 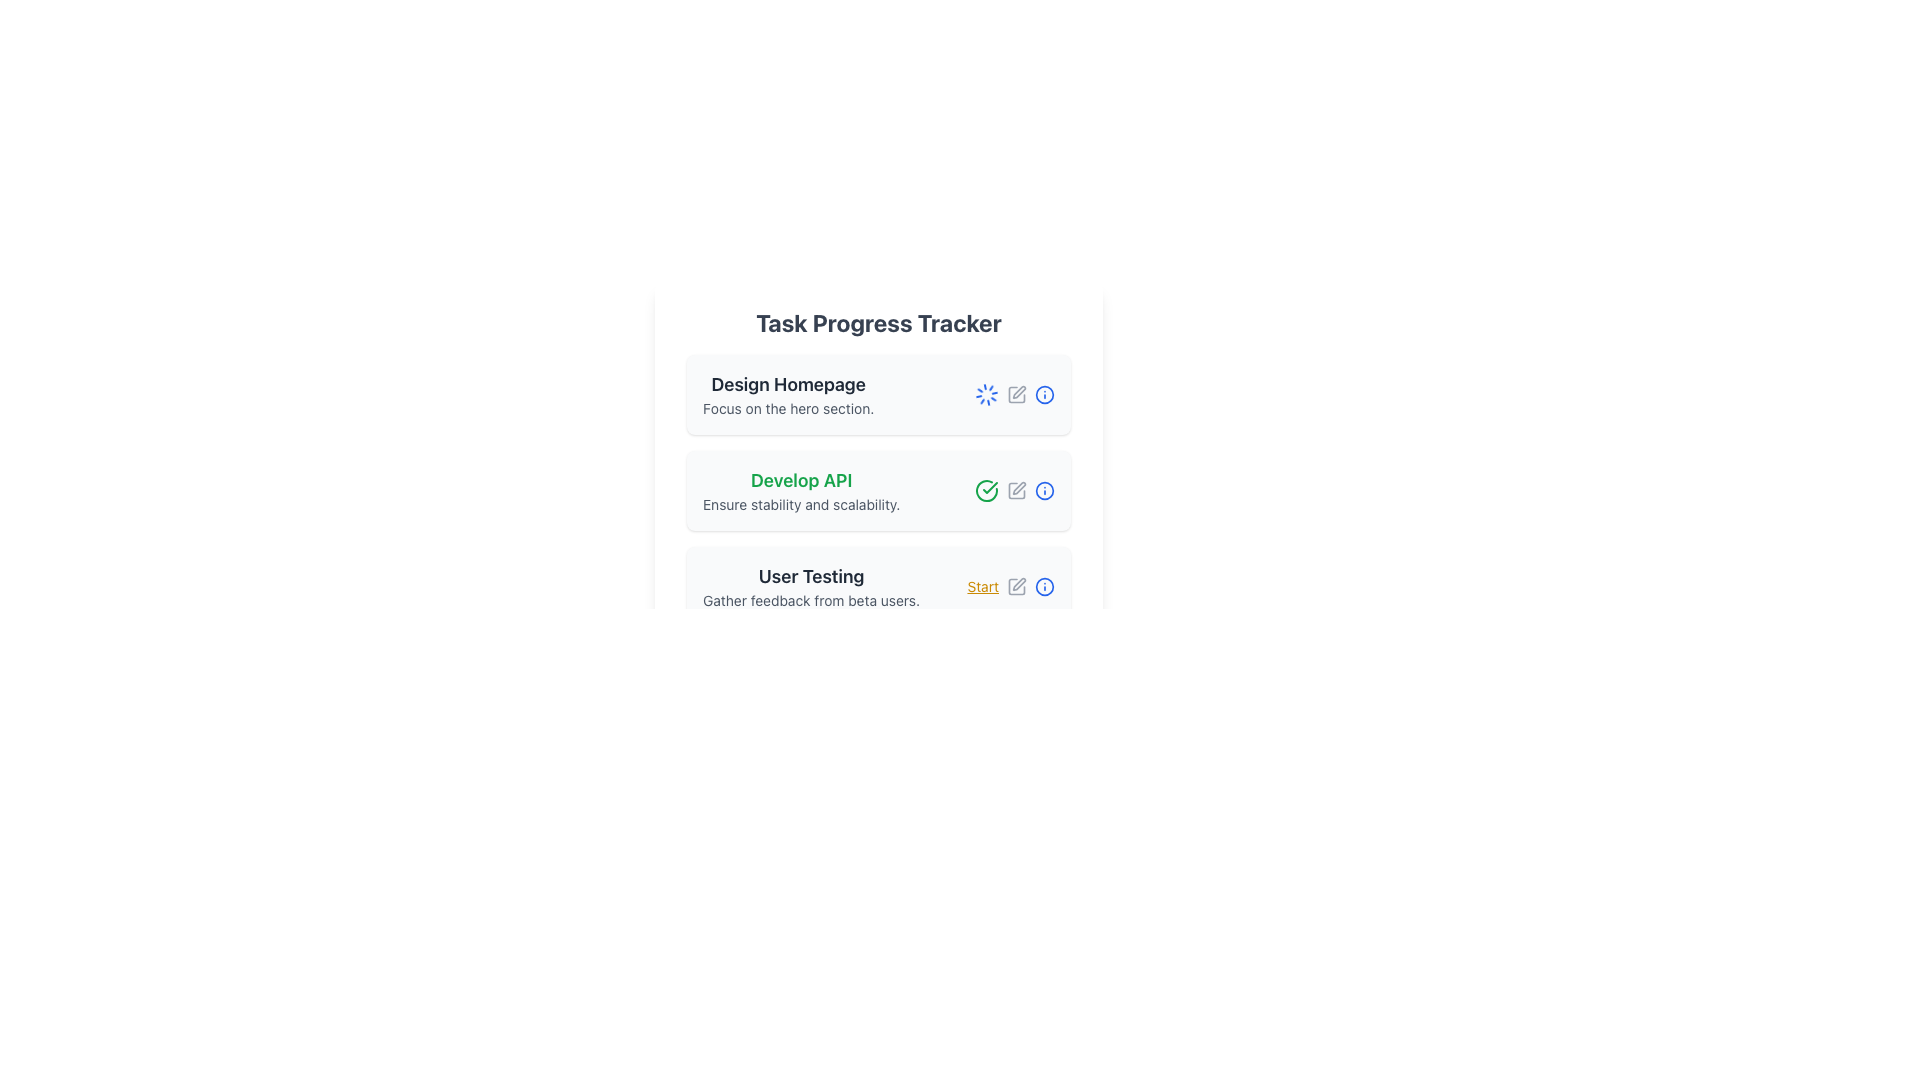 I want to click on the editing icon component located in the middle-right section of the 'Develop API' task card in the 'Task Progress Tracker' UI to initiate an action, so click(x=1019, y=488).